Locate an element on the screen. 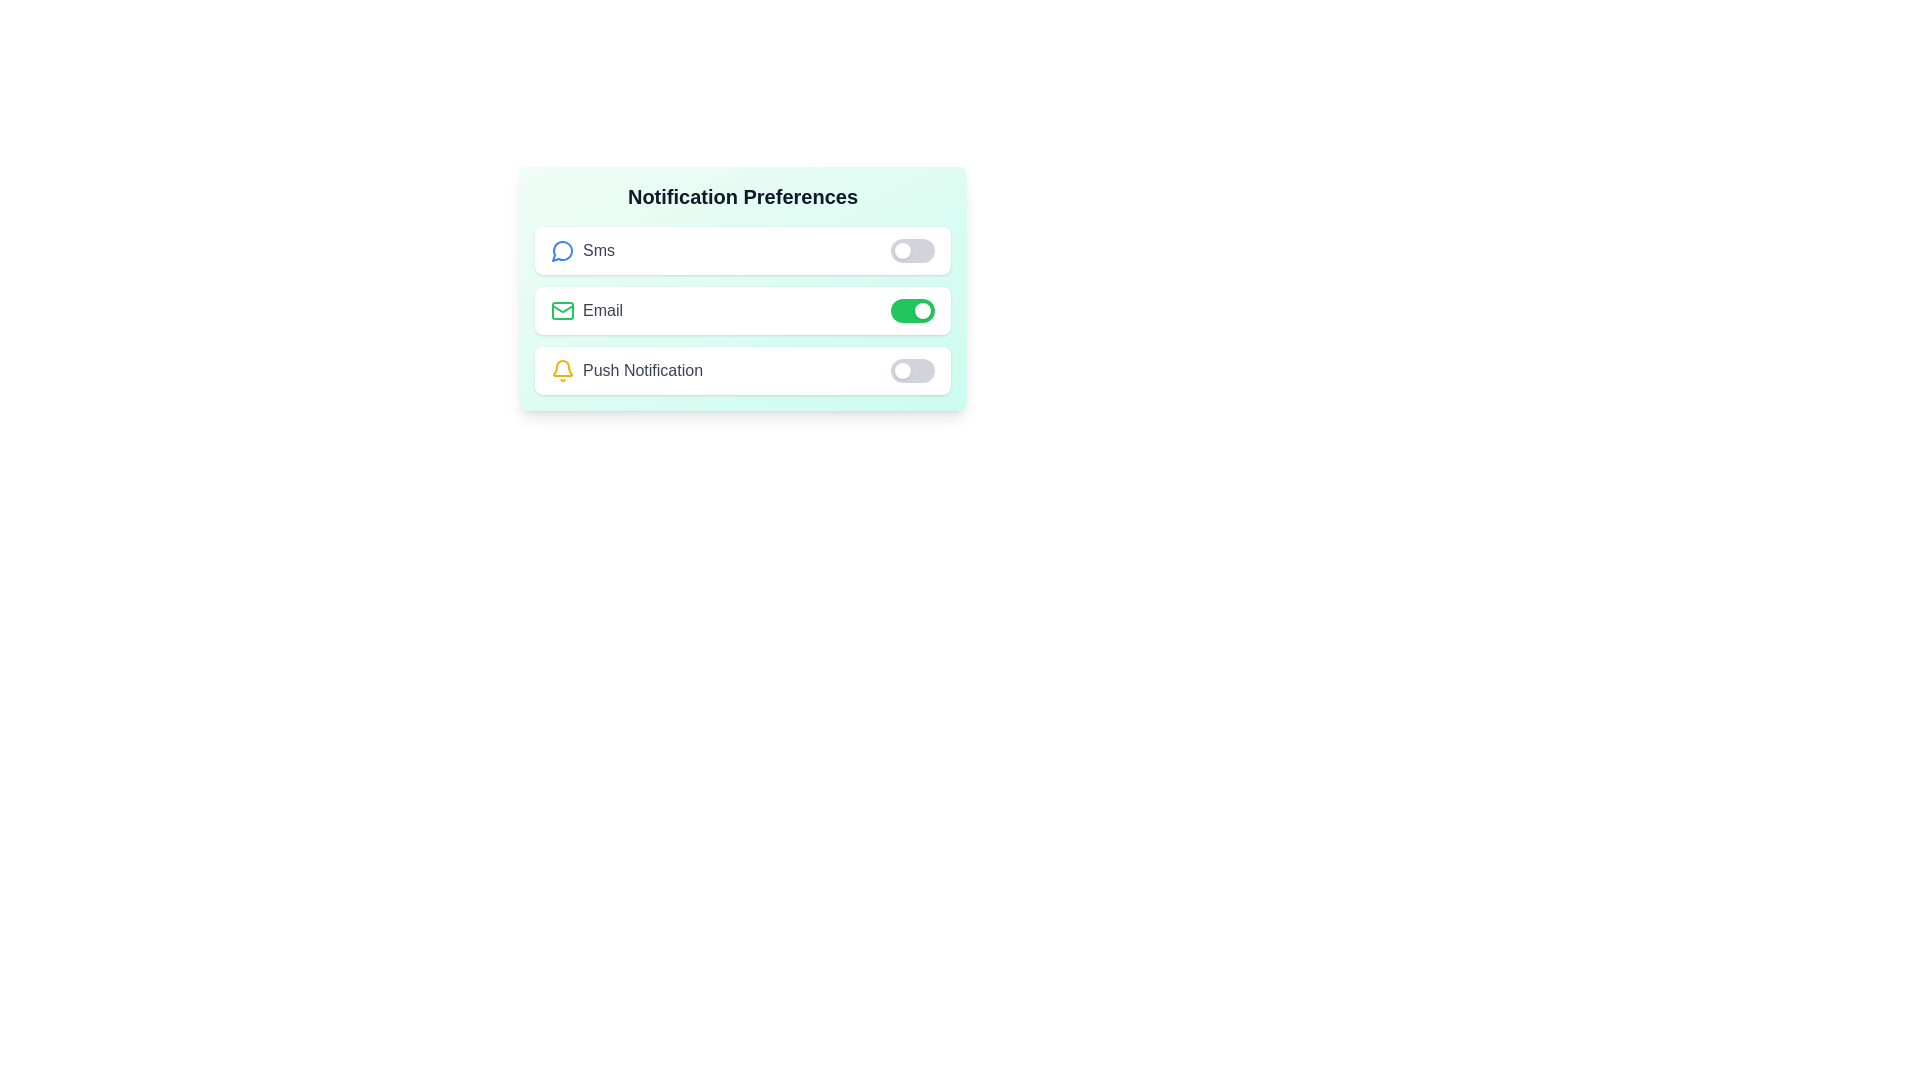  the SMS notification preference icon, located at the upper-left side of the SMS text label for enhanced user recognition is located at coordinates (561, 249).